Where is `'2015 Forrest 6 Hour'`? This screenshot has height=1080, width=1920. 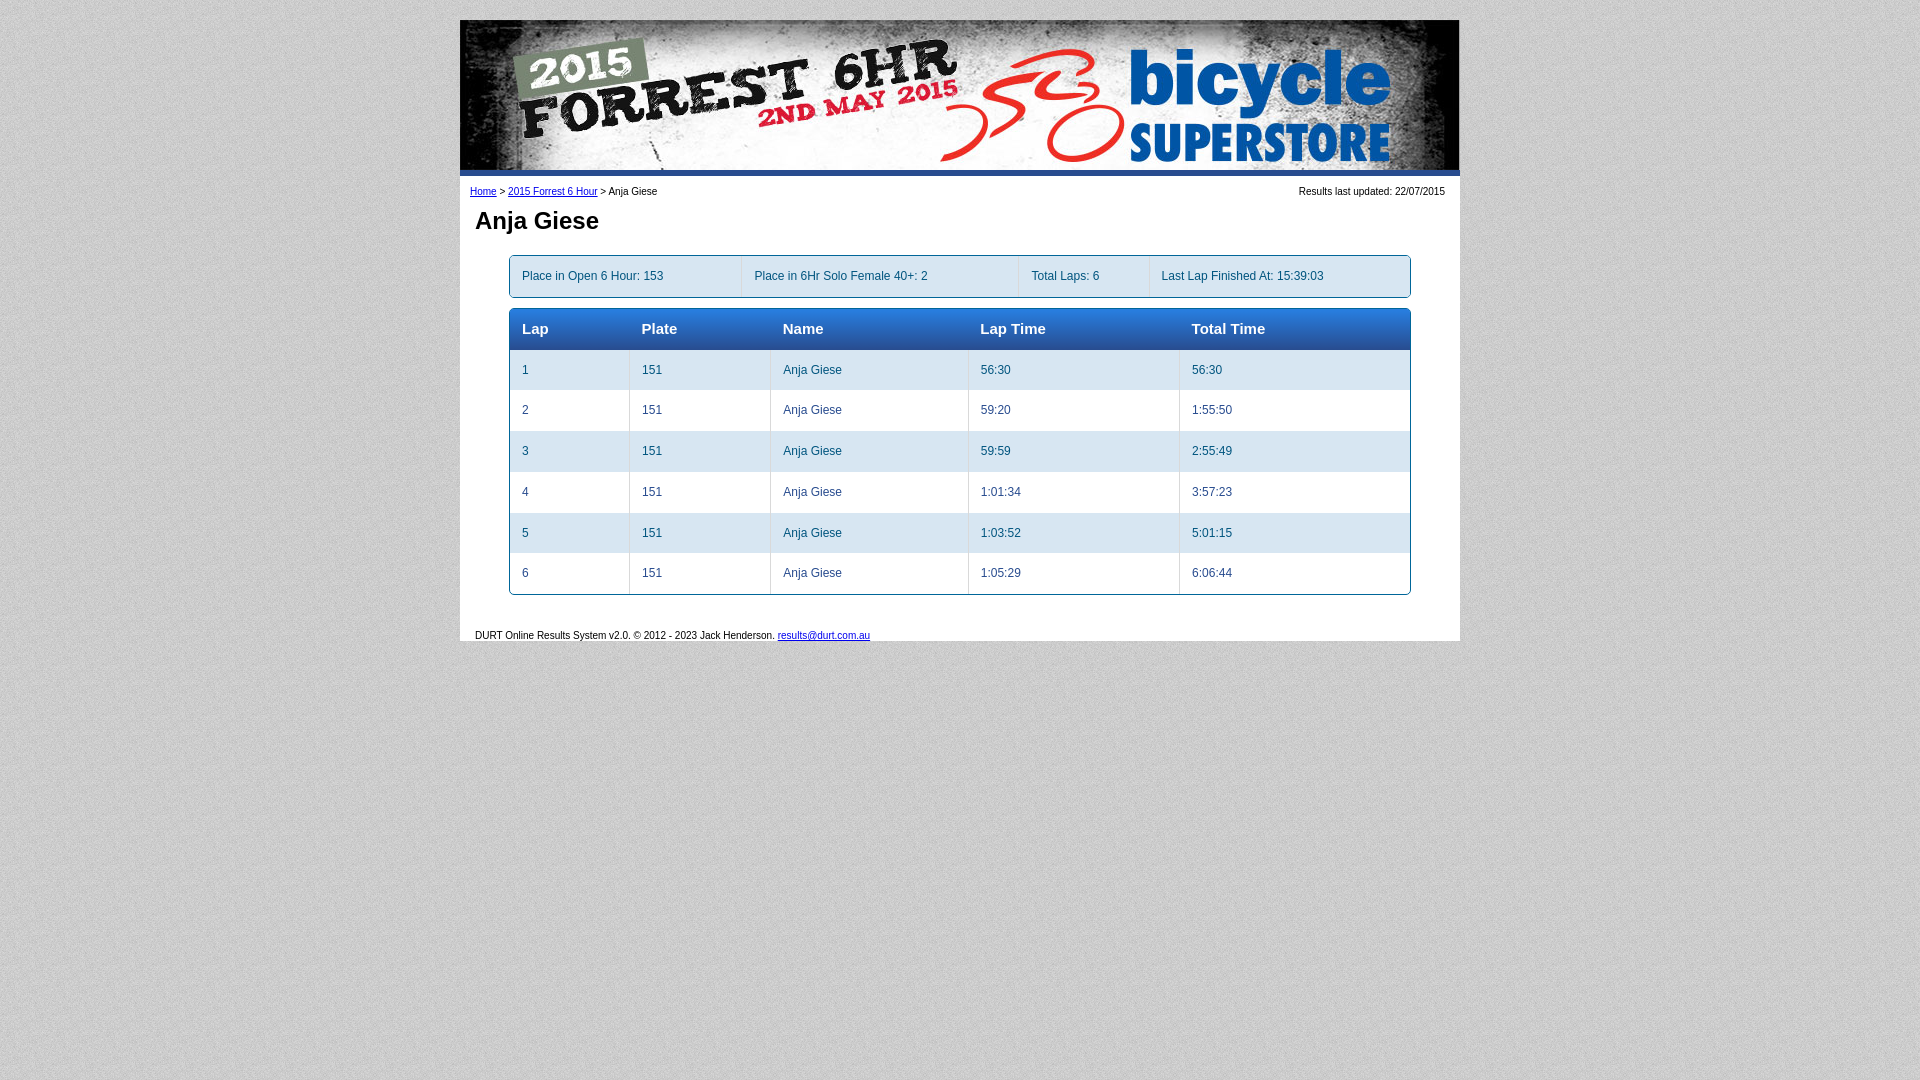 '2015 Forrest 6 Hour' is located at coordinates (552, 191).